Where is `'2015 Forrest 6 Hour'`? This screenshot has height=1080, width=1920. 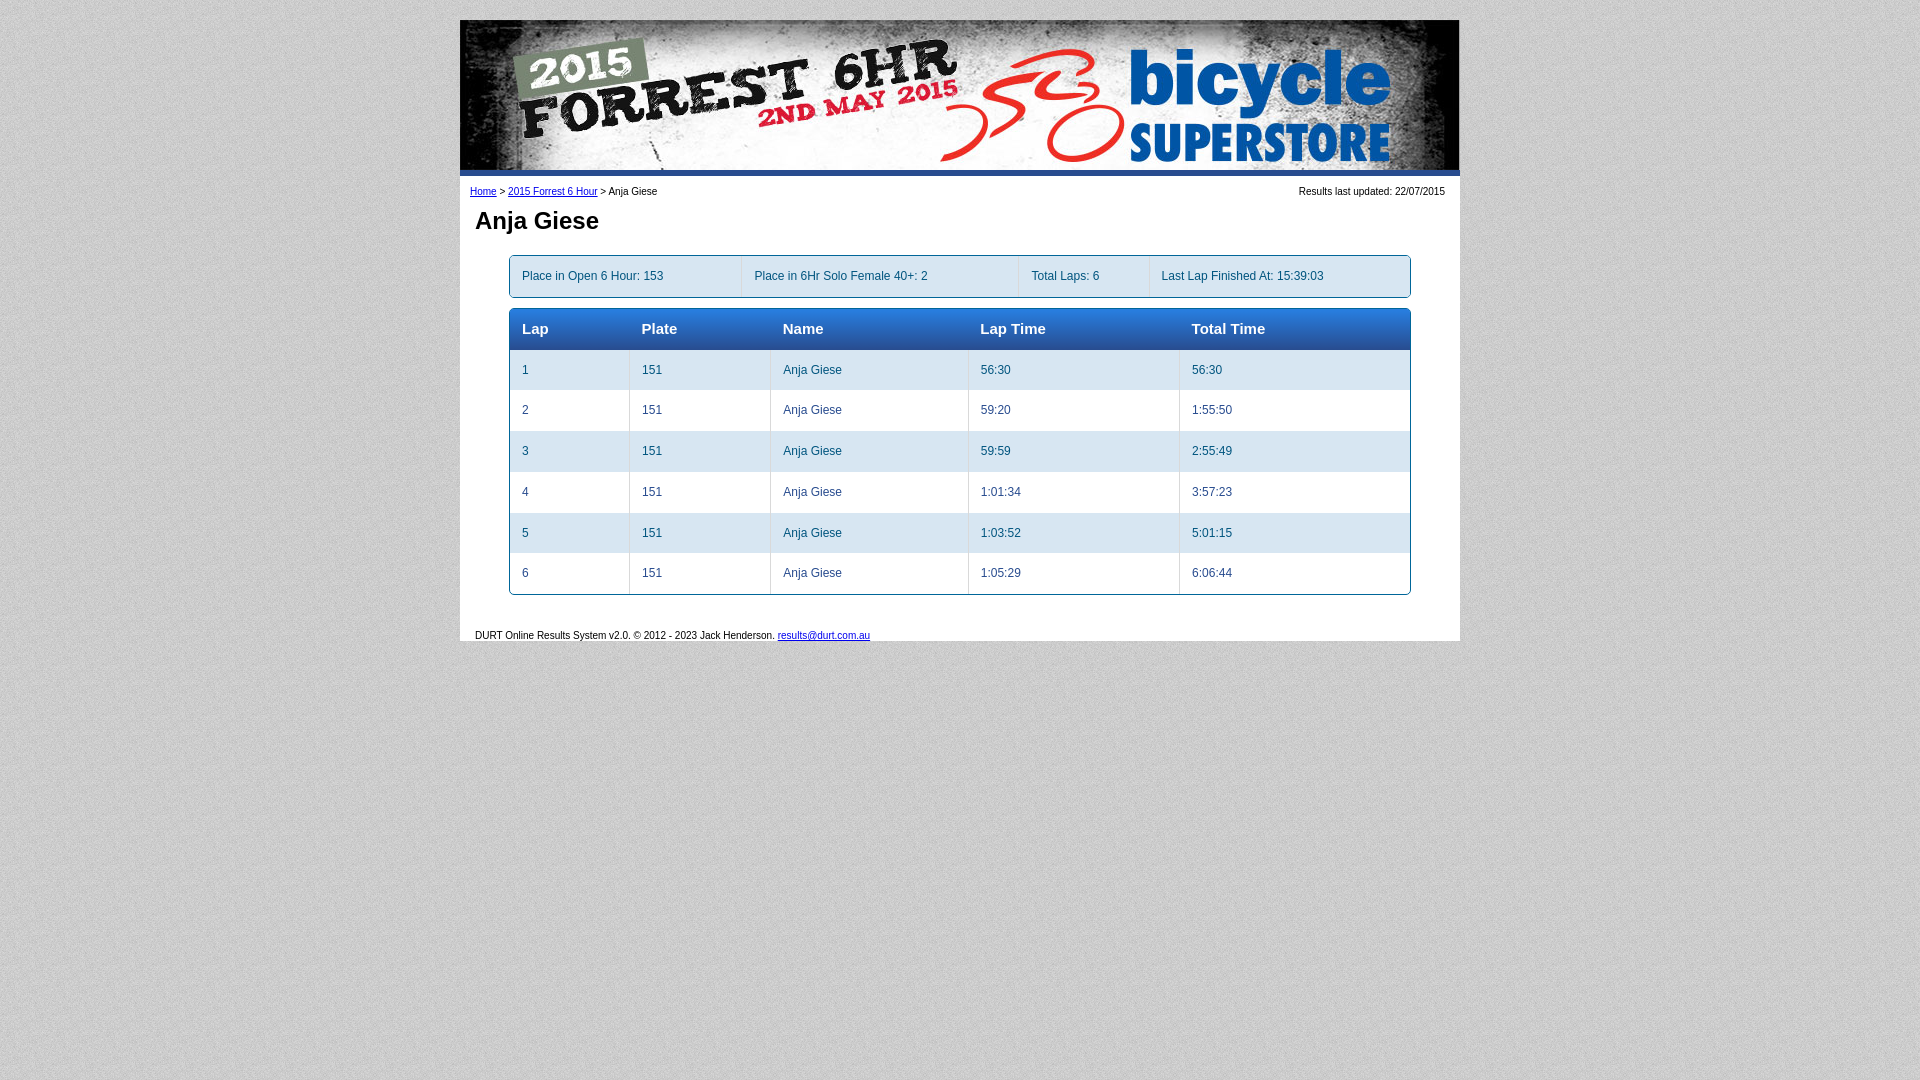 '2015 Forrest 6 Hour' is located at coordinates (552, 191).